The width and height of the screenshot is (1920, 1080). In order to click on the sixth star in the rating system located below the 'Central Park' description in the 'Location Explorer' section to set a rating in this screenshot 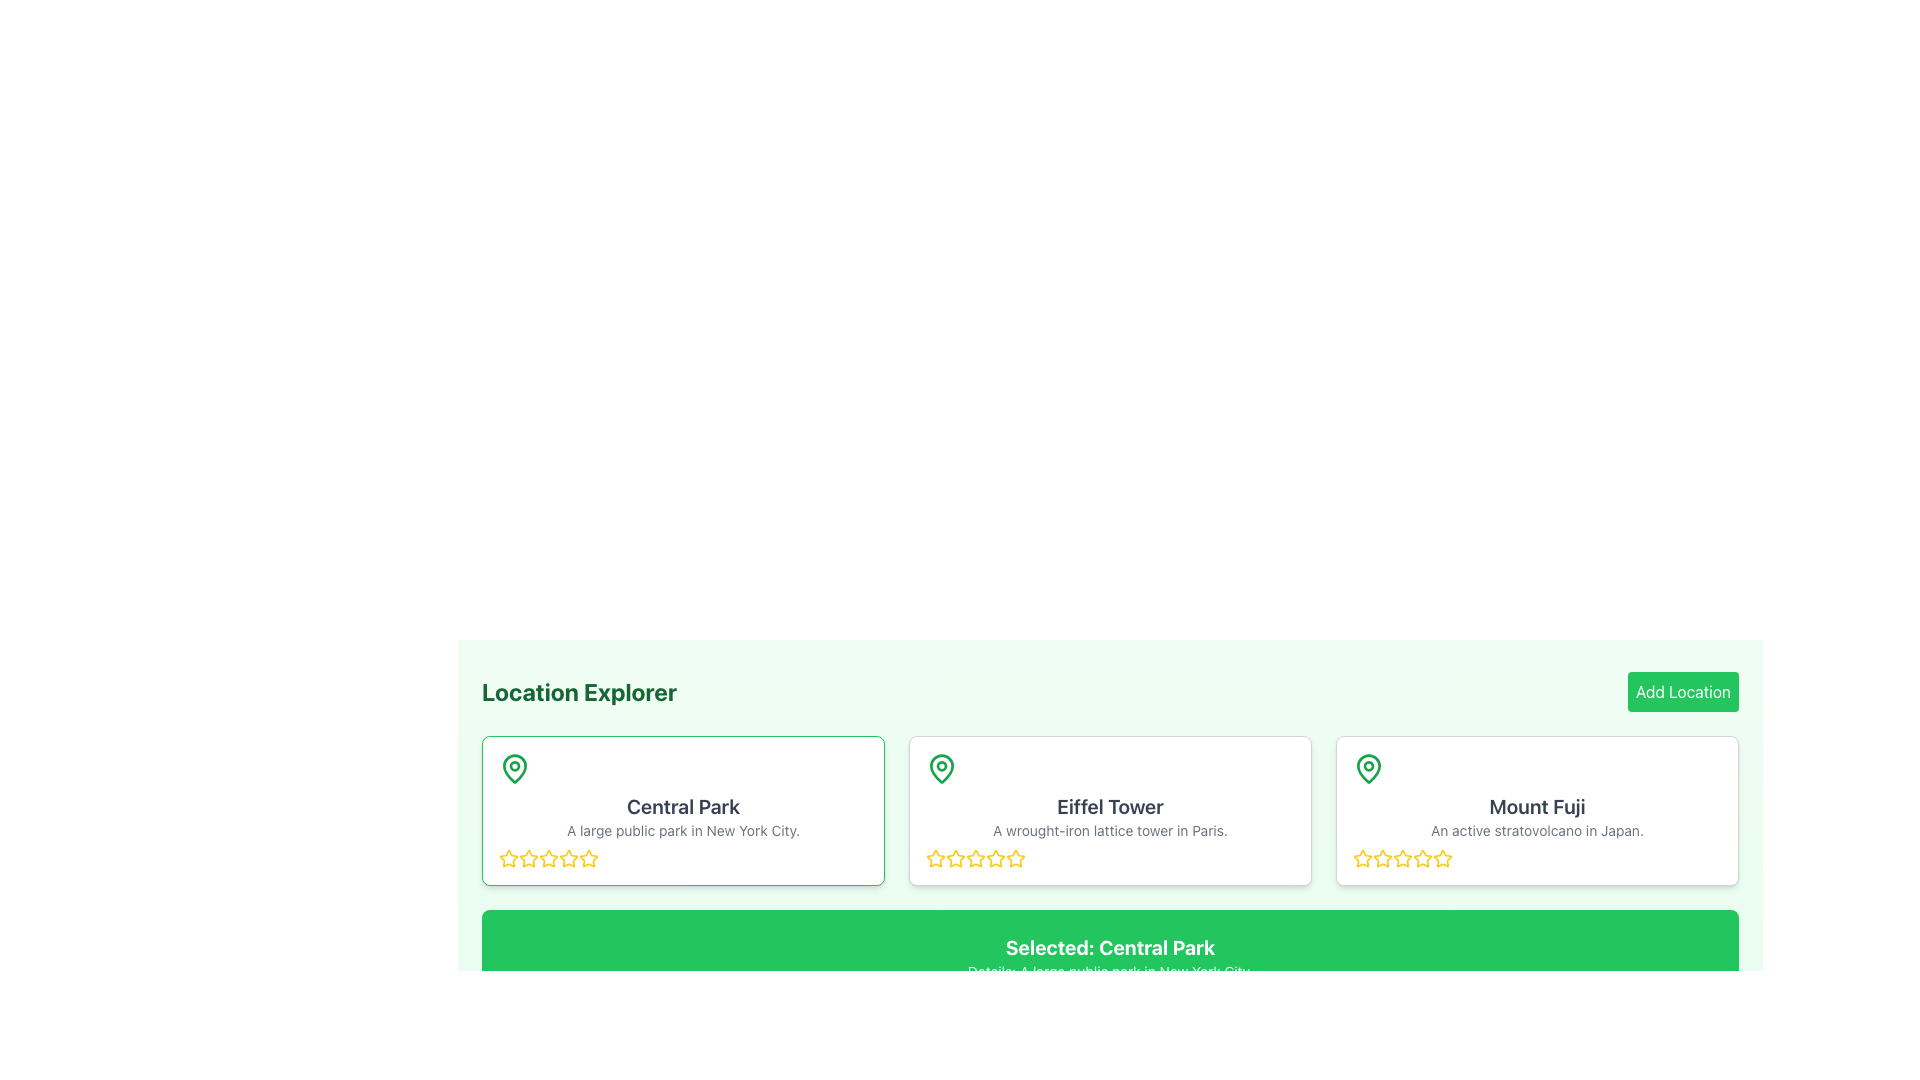, I will do `click(568, 858)`.